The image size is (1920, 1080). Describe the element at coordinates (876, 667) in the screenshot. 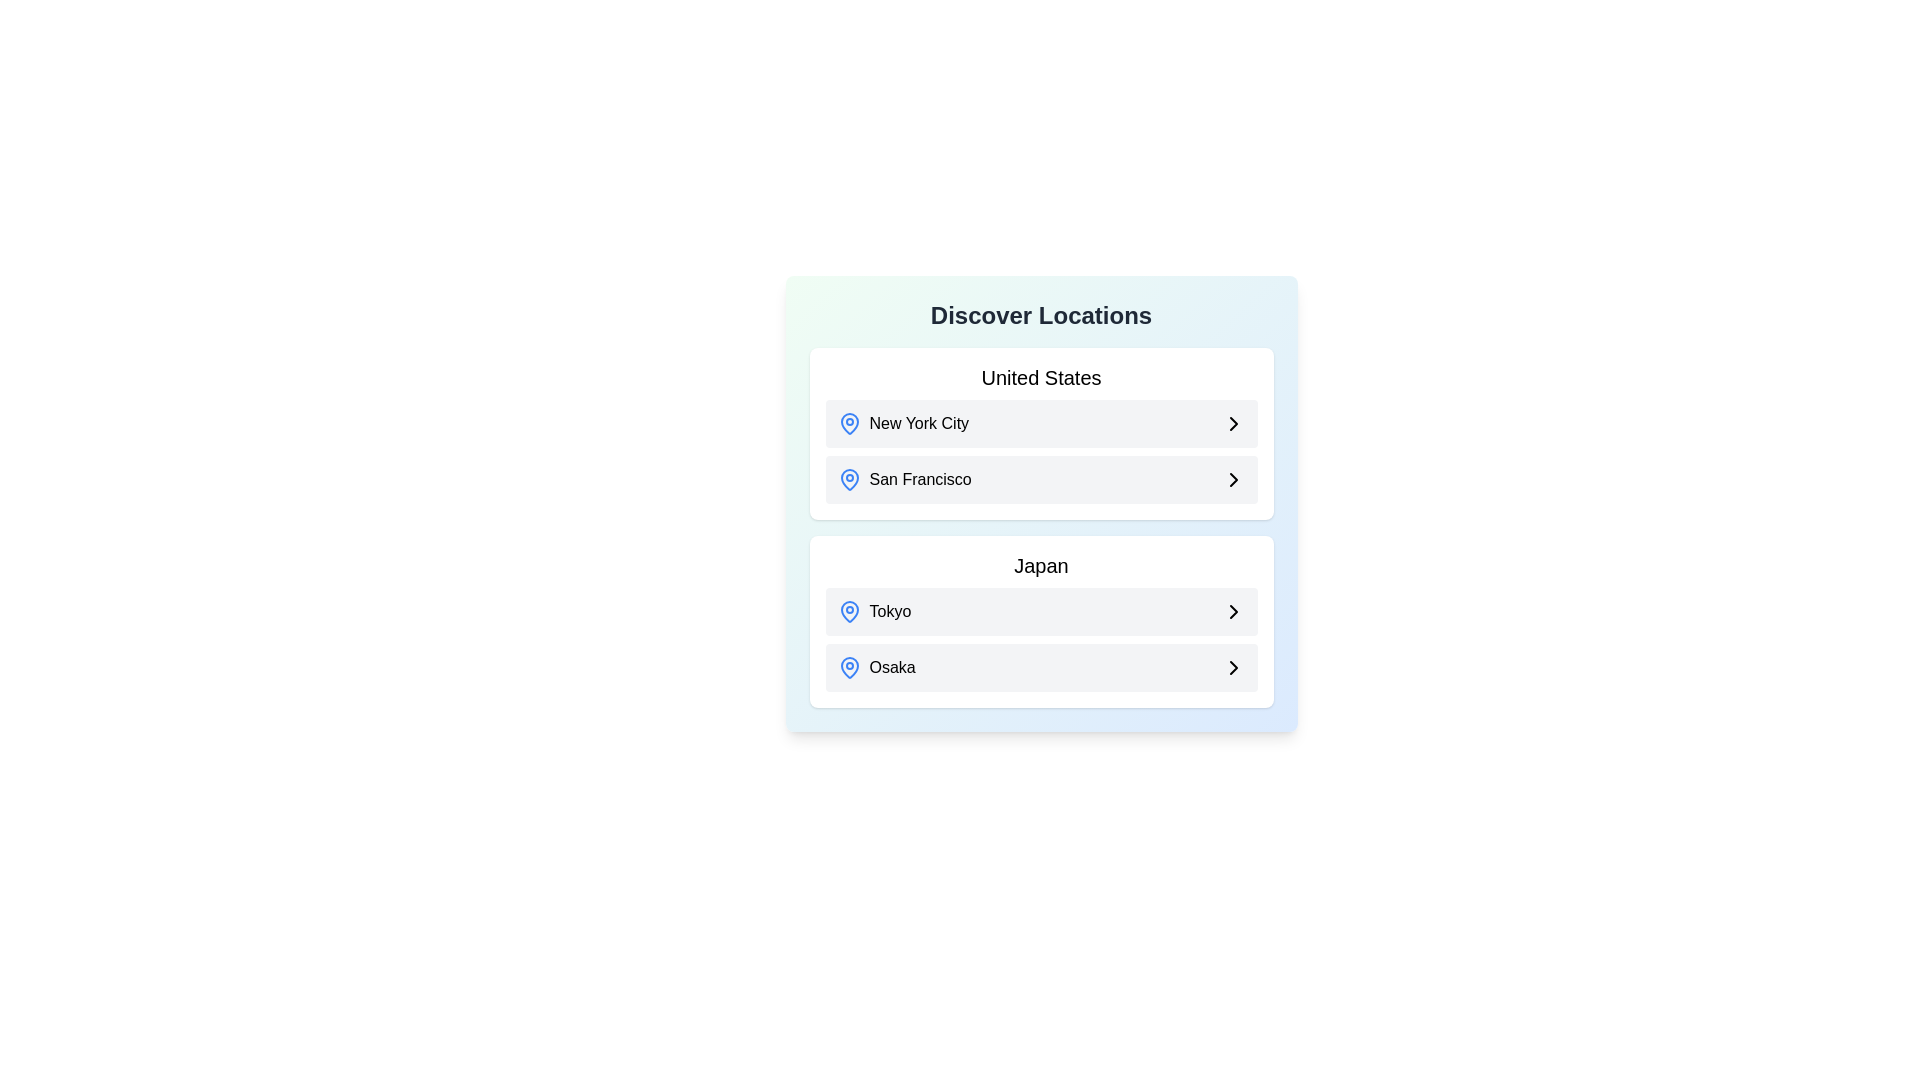

I see `the label displaying 'Osaka' located in the 'Discover Locations' card, which is the second item under 'Japan', positioned between a blue map pin icon and a chevron pointing right` at that location.